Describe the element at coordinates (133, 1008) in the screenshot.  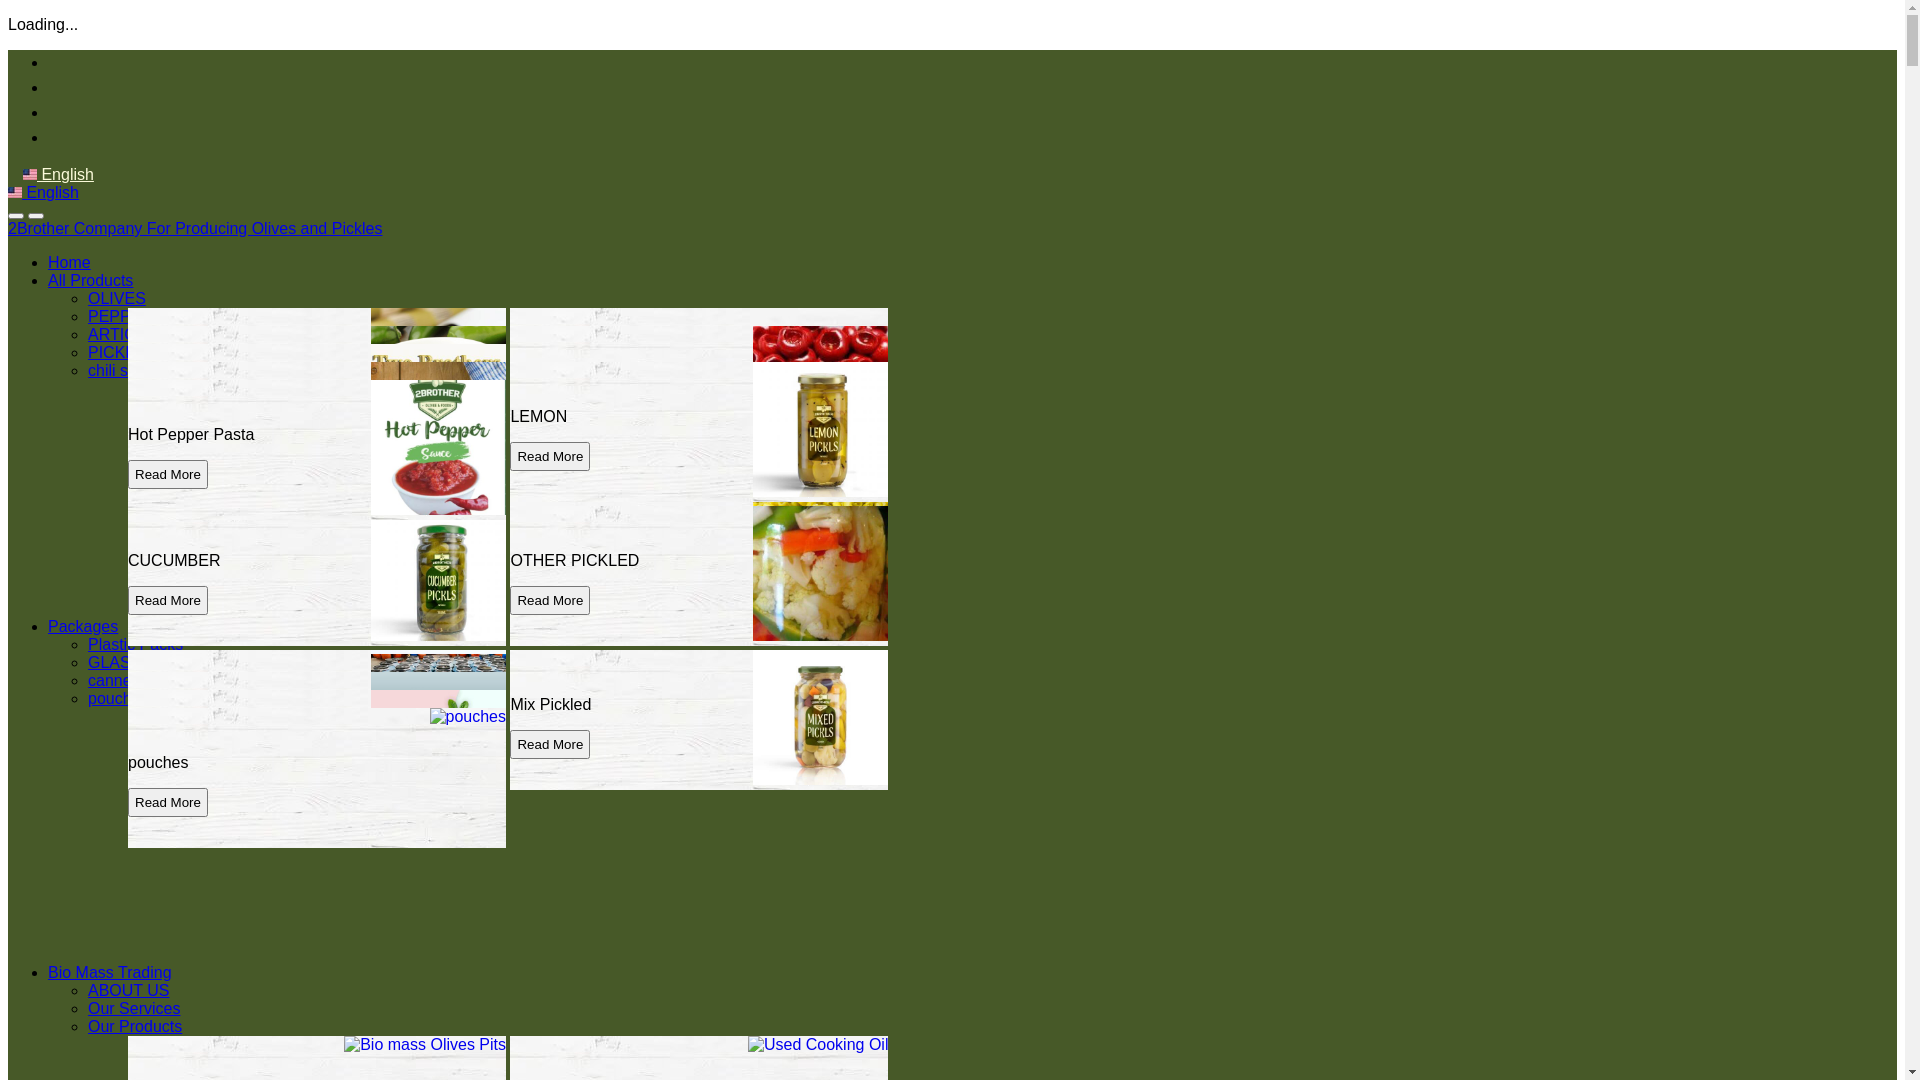
I see `'Our Services'` at that location.